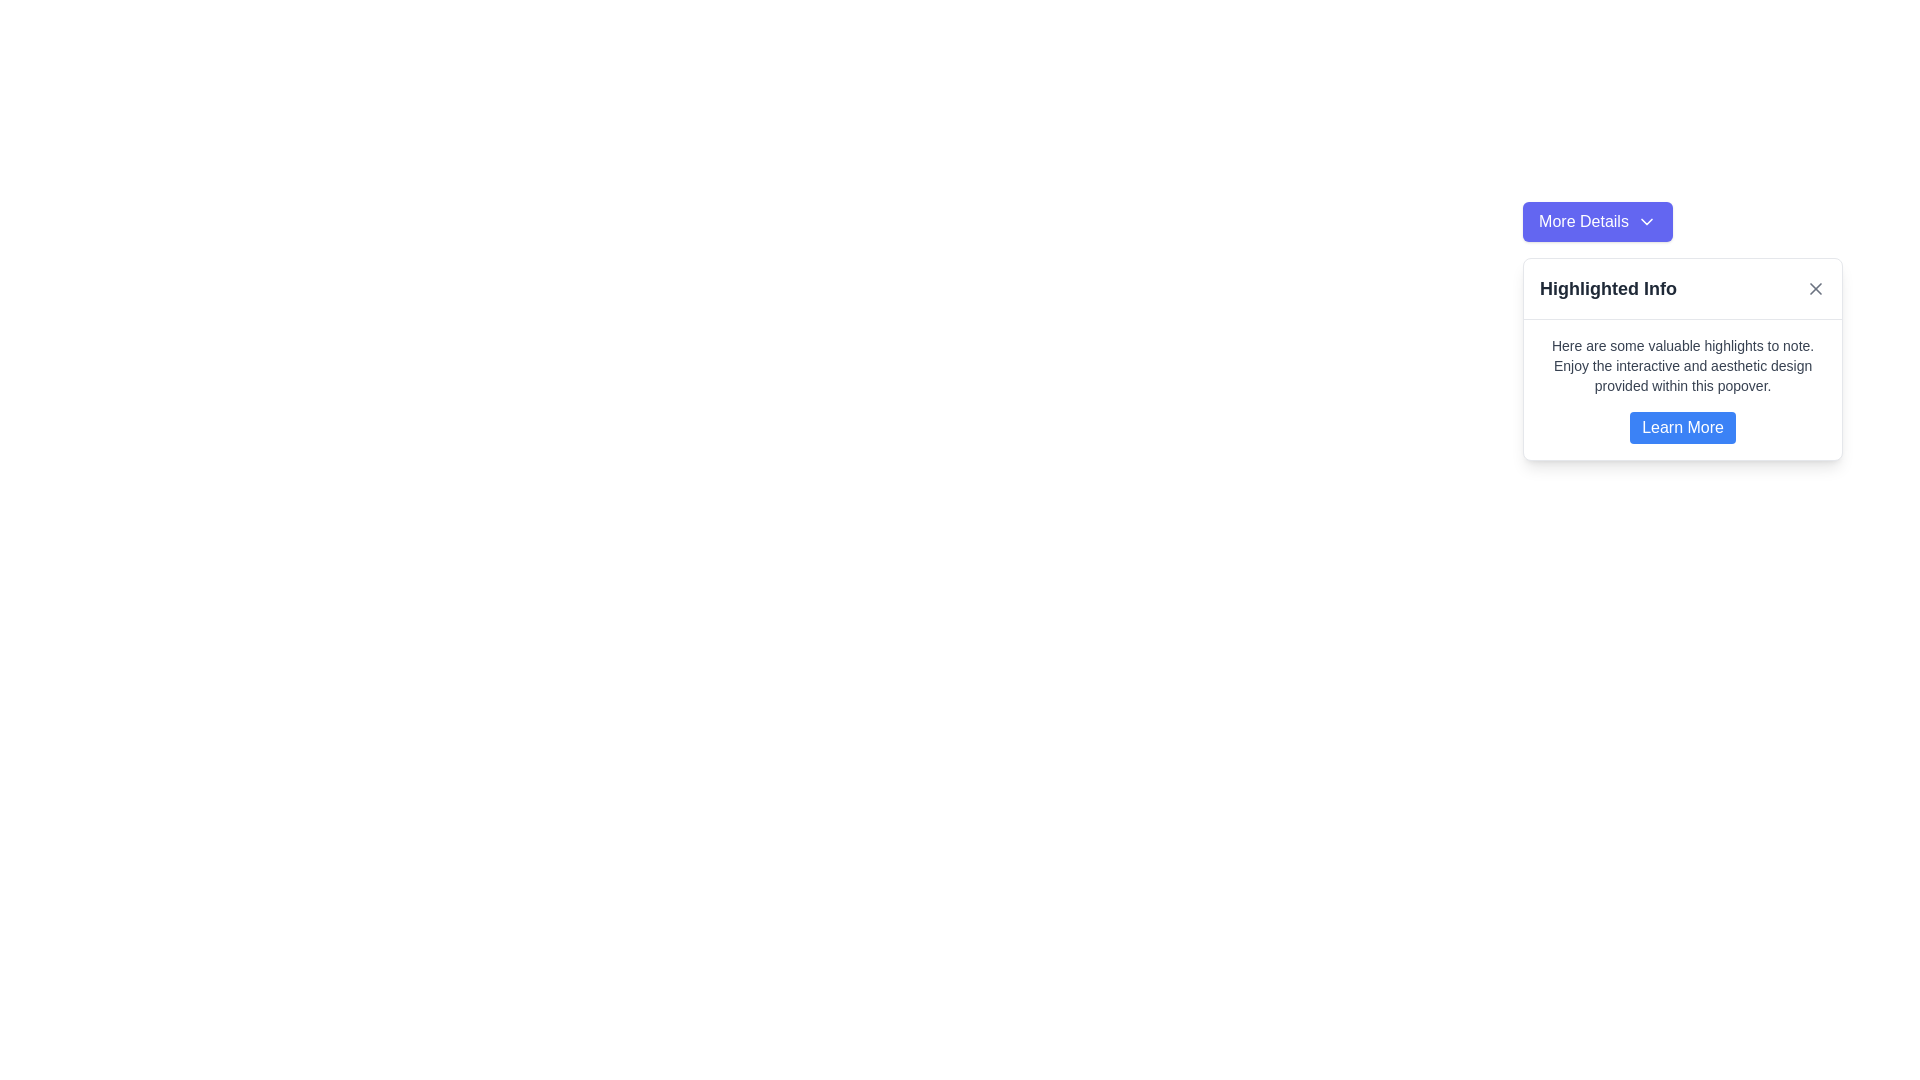 The height and width of the screenshot is (1080, 1920). Describe the element at coordinates (1816, 289) in the screenshot. I see `the close icon in the top-right corner of the 'Highlighted Info' tooltip` at that location.